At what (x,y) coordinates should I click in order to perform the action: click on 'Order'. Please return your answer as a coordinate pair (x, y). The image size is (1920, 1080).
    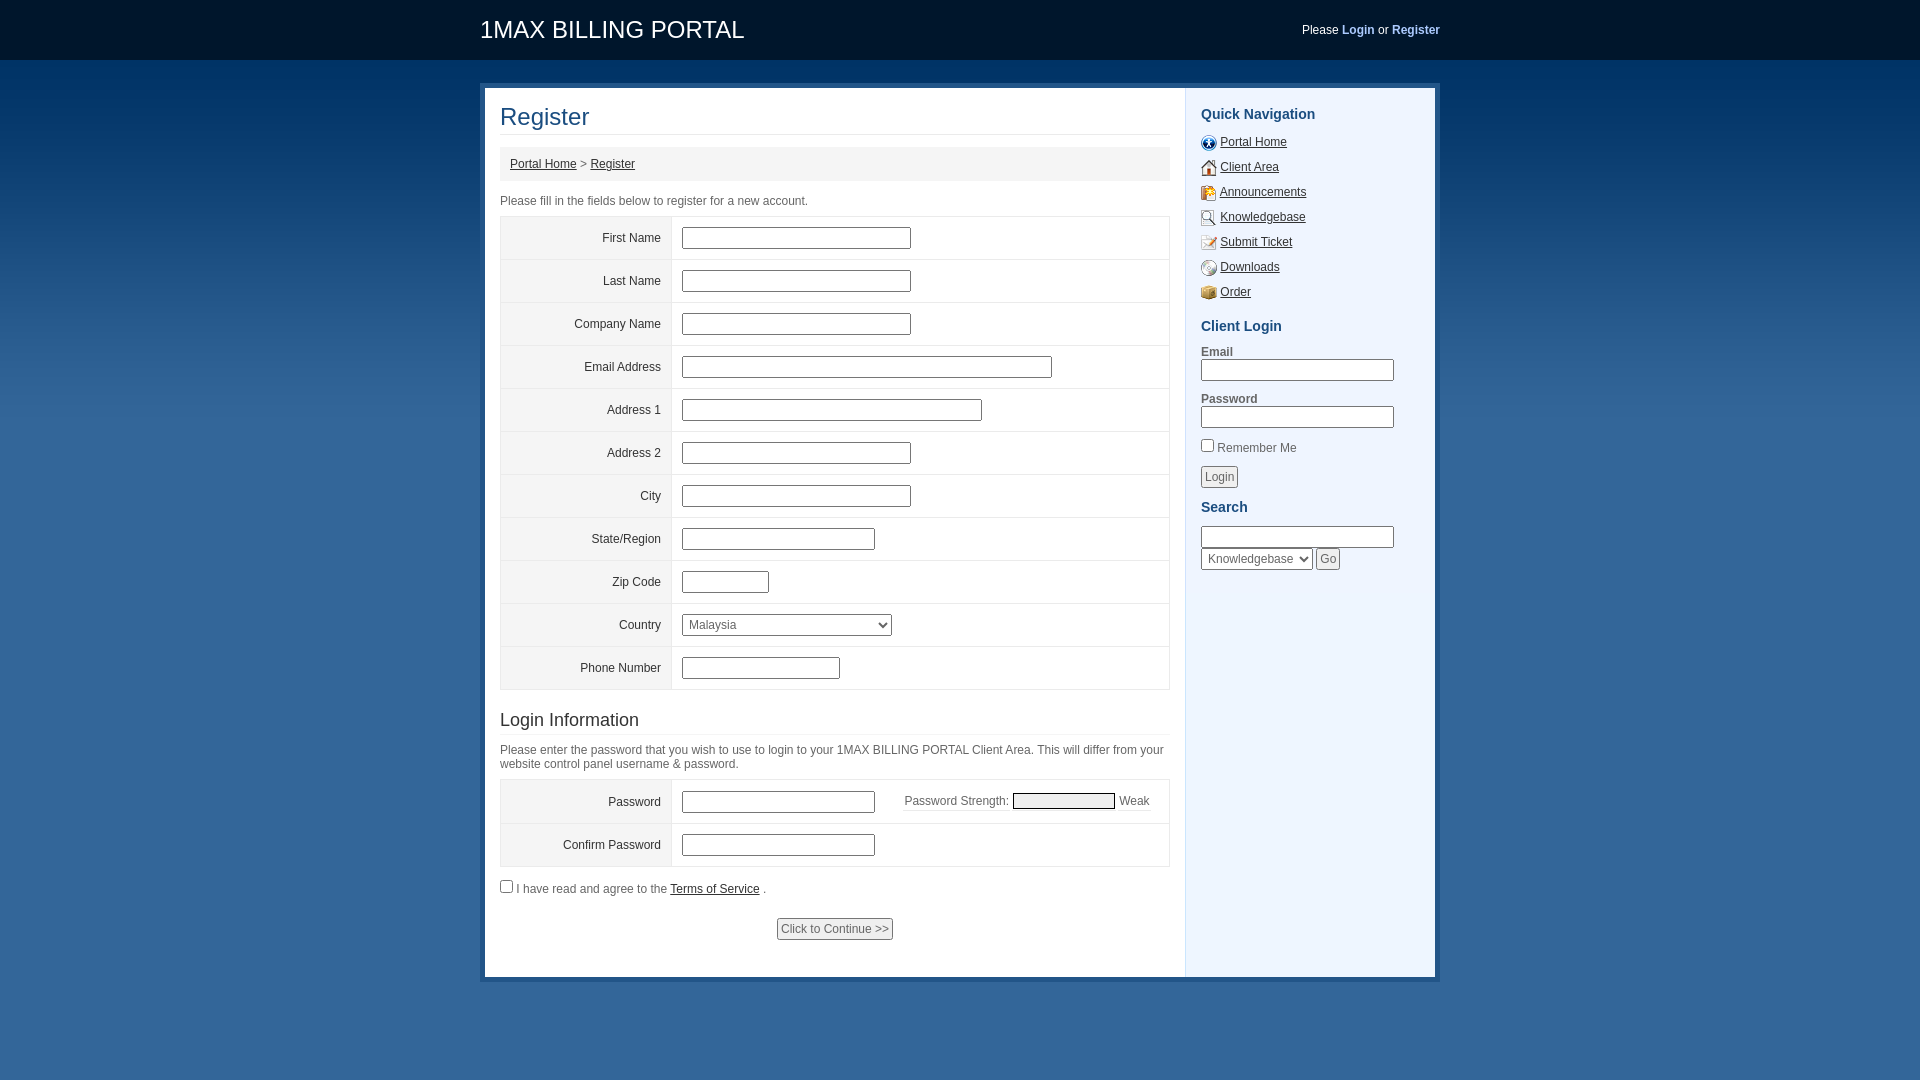
    Looking at the image, I should click on (1208, 292).